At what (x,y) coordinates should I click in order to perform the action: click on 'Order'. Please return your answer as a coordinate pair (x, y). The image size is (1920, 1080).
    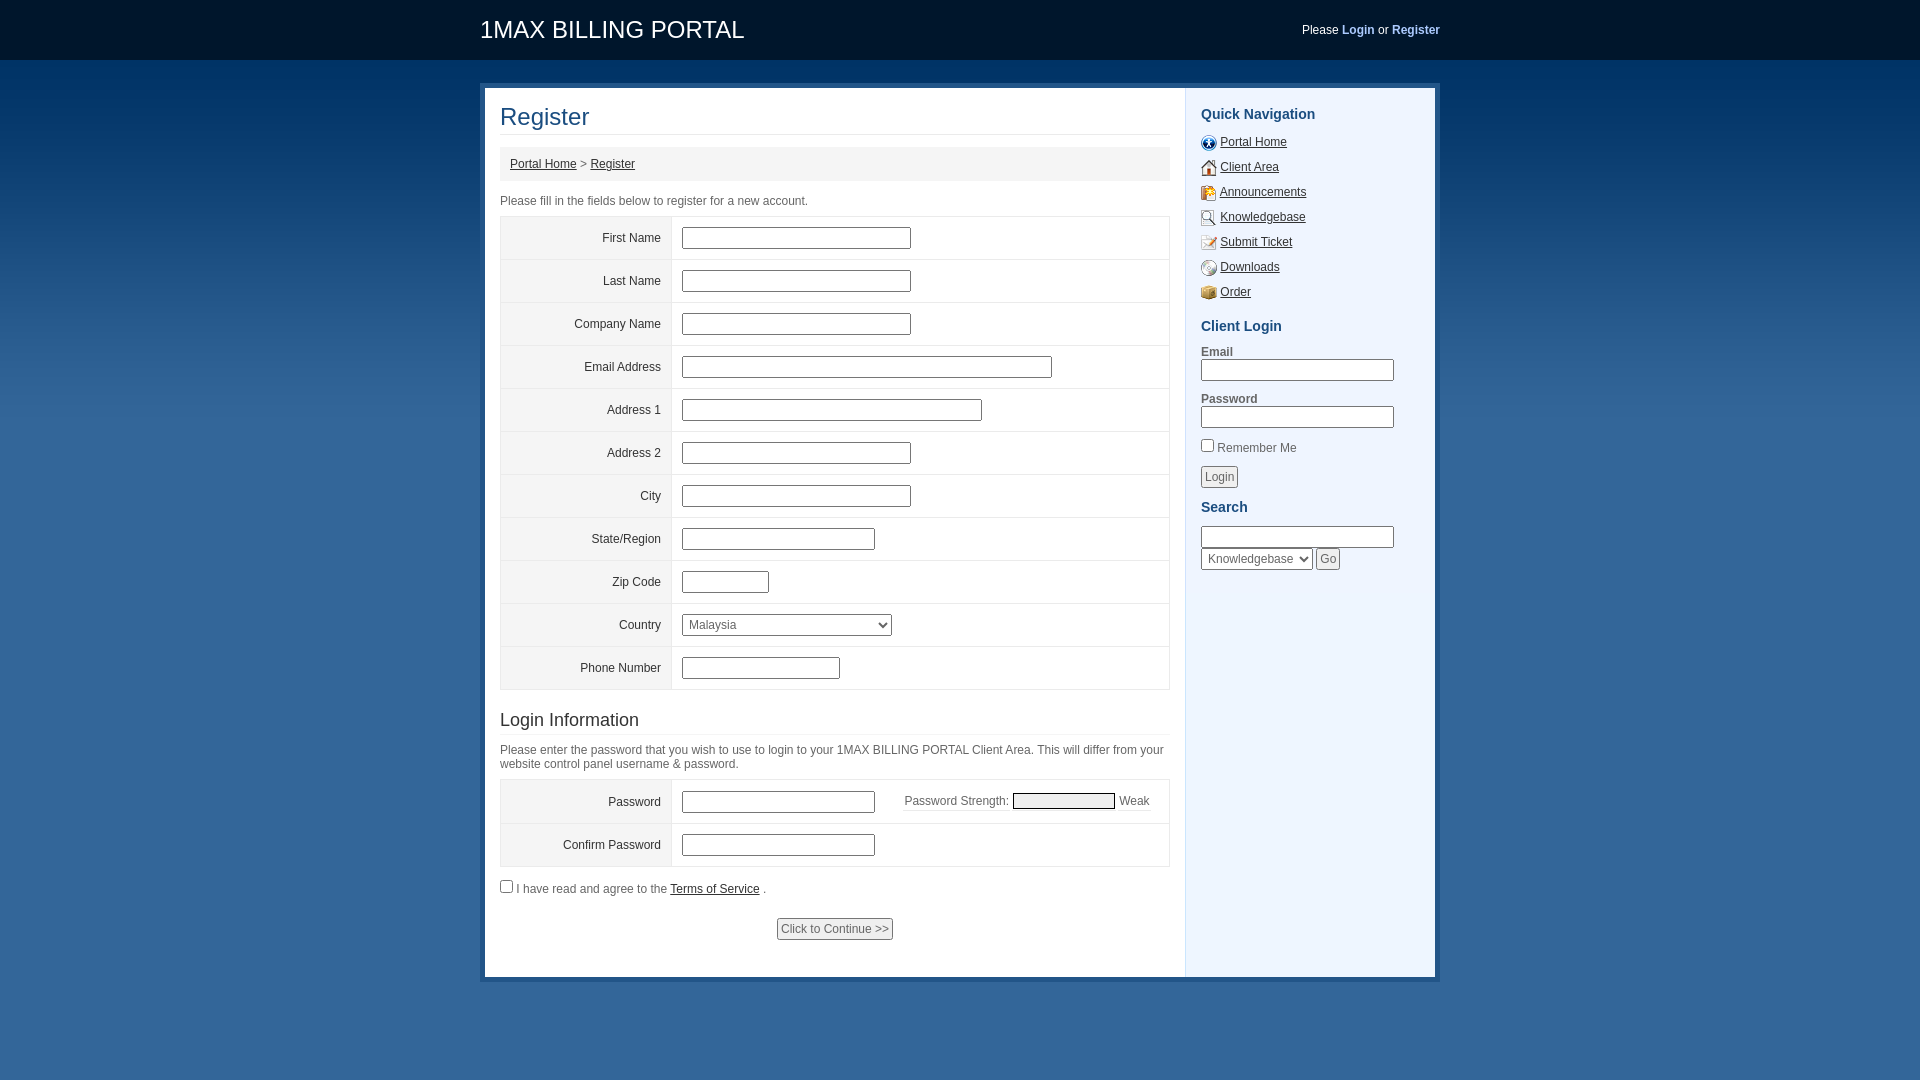
    Looking at the image, I should click on (1208, 292).